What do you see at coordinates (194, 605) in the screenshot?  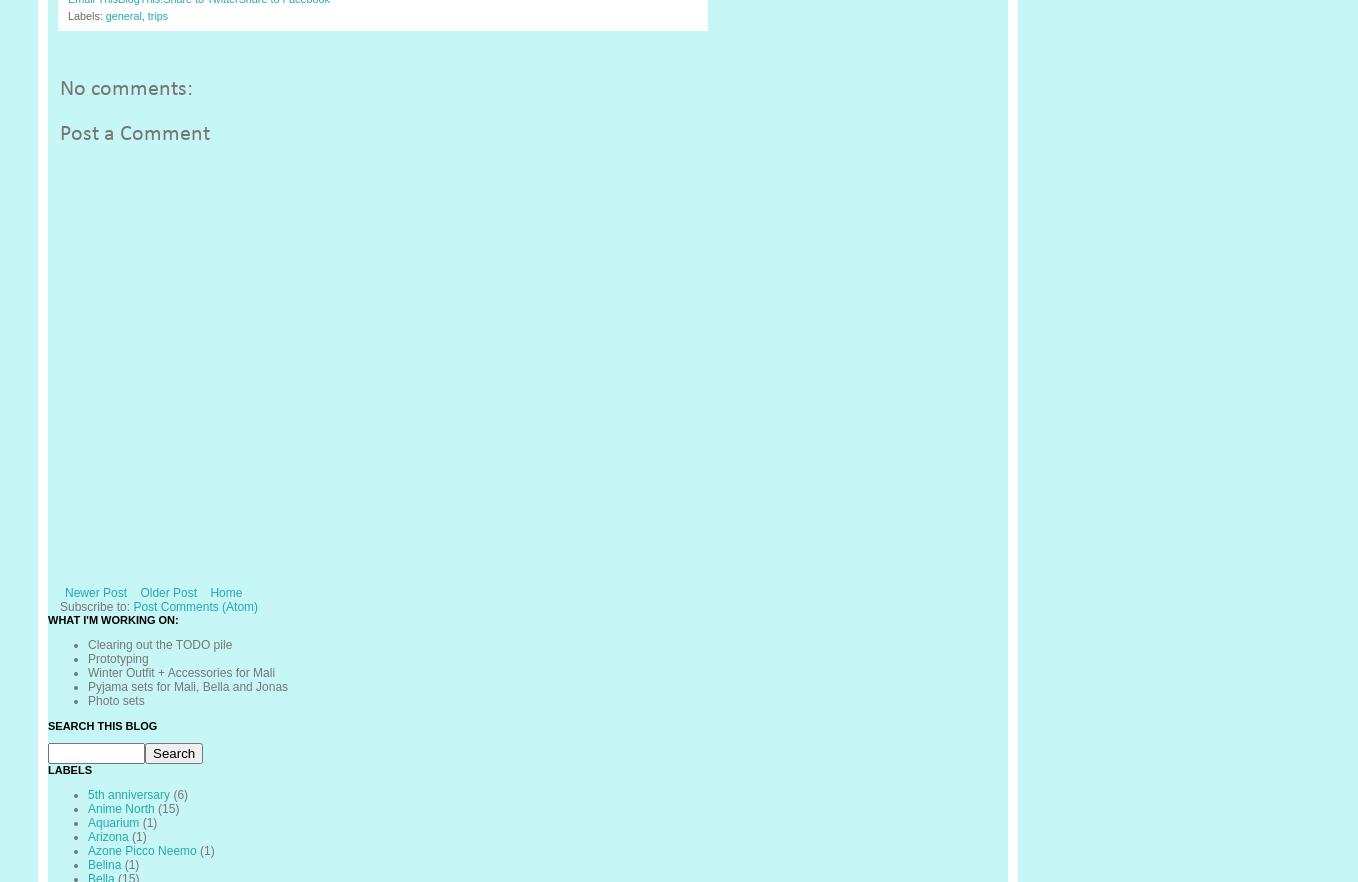 I see `'Post Comments (Atom)'` at bounding box center [194, 605].